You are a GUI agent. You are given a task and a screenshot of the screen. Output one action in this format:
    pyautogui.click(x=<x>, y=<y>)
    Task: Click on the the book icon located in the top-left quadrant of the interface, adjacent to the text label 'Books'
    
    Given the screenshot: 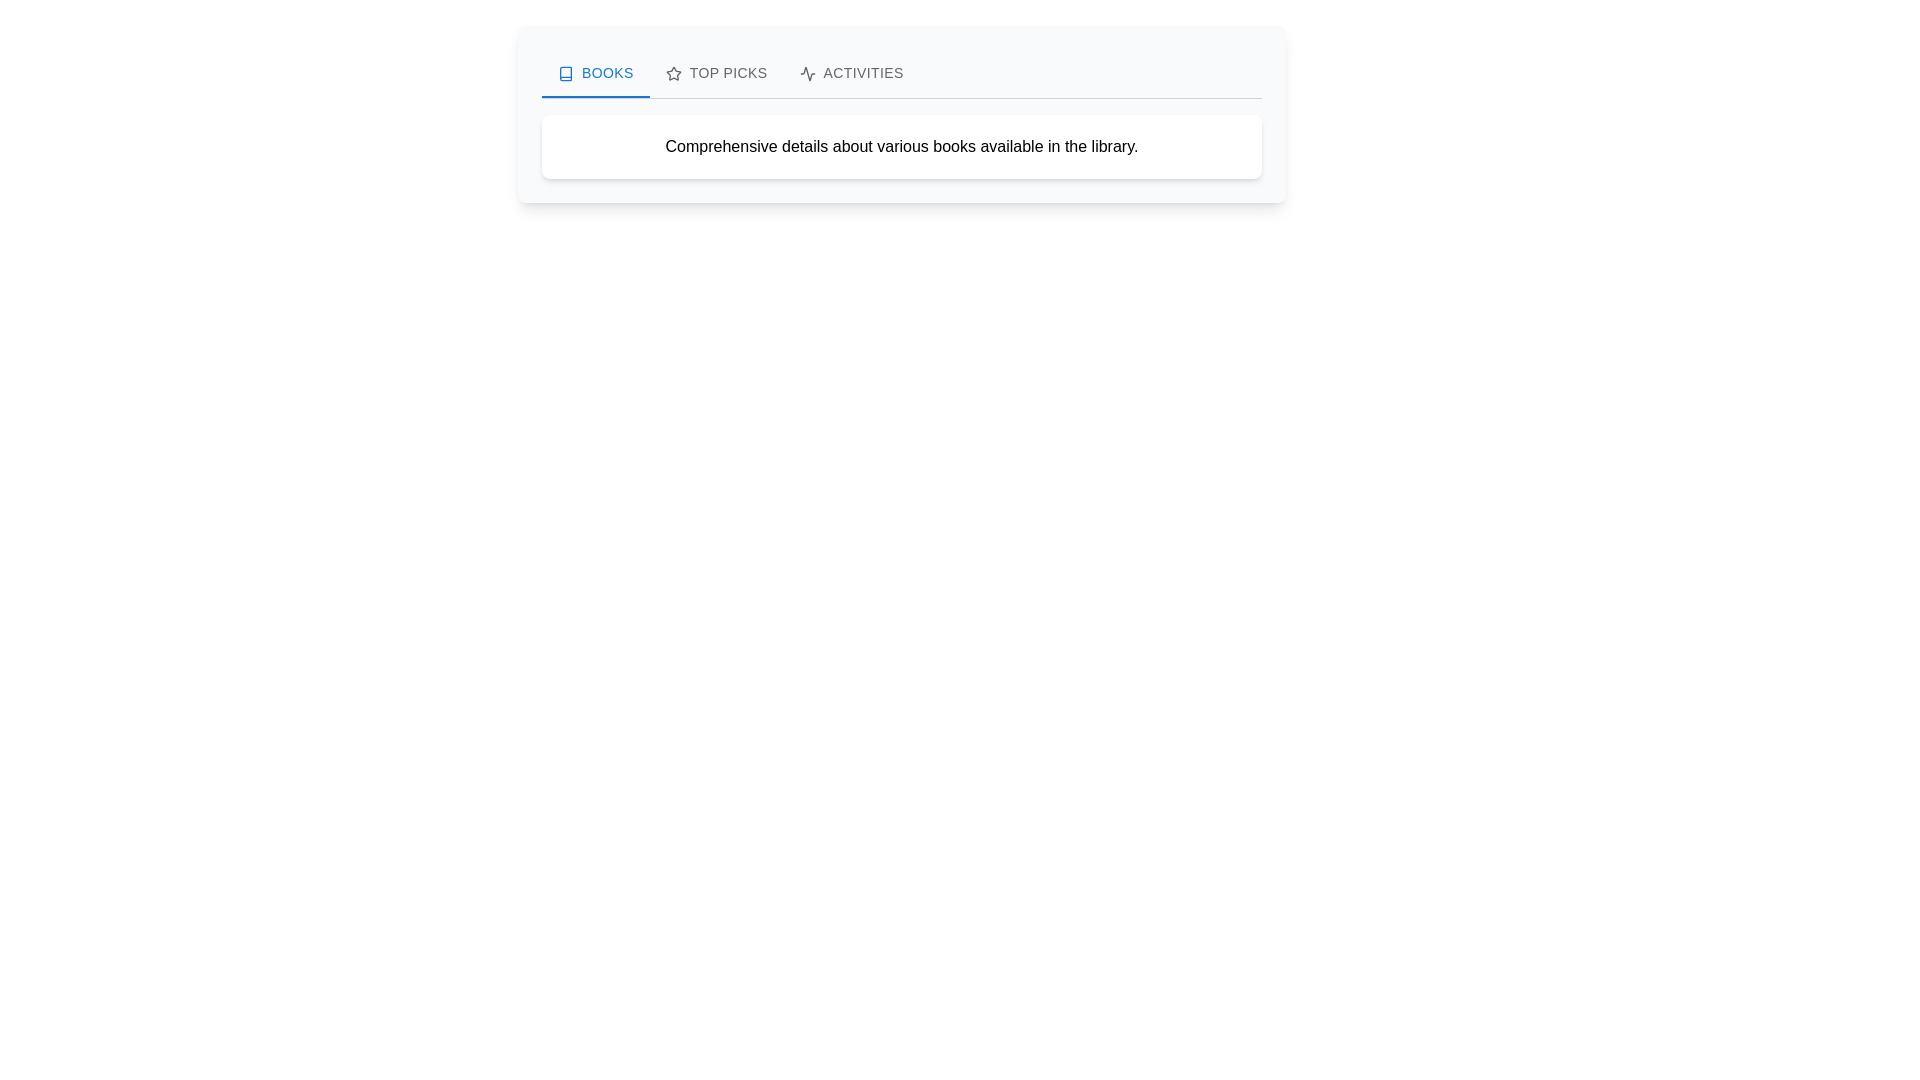 What is the action you would take?
    pyautogui.click(x=565, y=72)
    